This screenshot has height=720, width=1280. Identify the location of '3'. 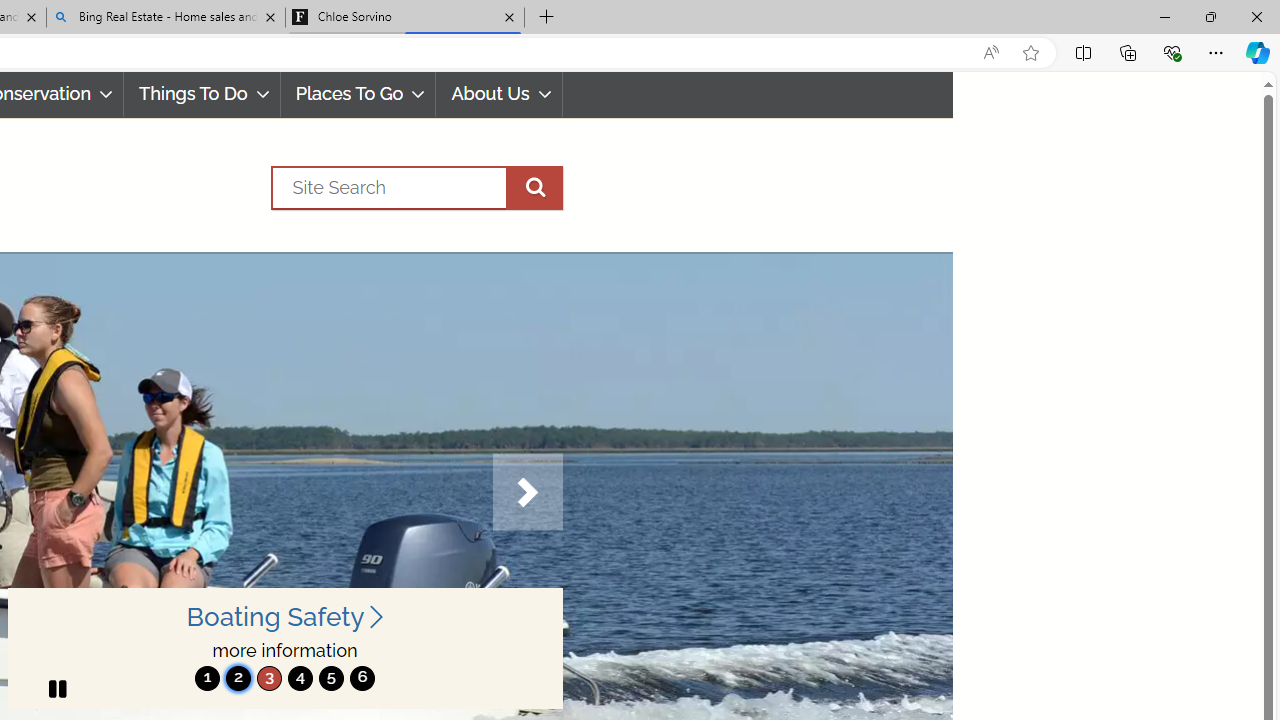
(268, 677).